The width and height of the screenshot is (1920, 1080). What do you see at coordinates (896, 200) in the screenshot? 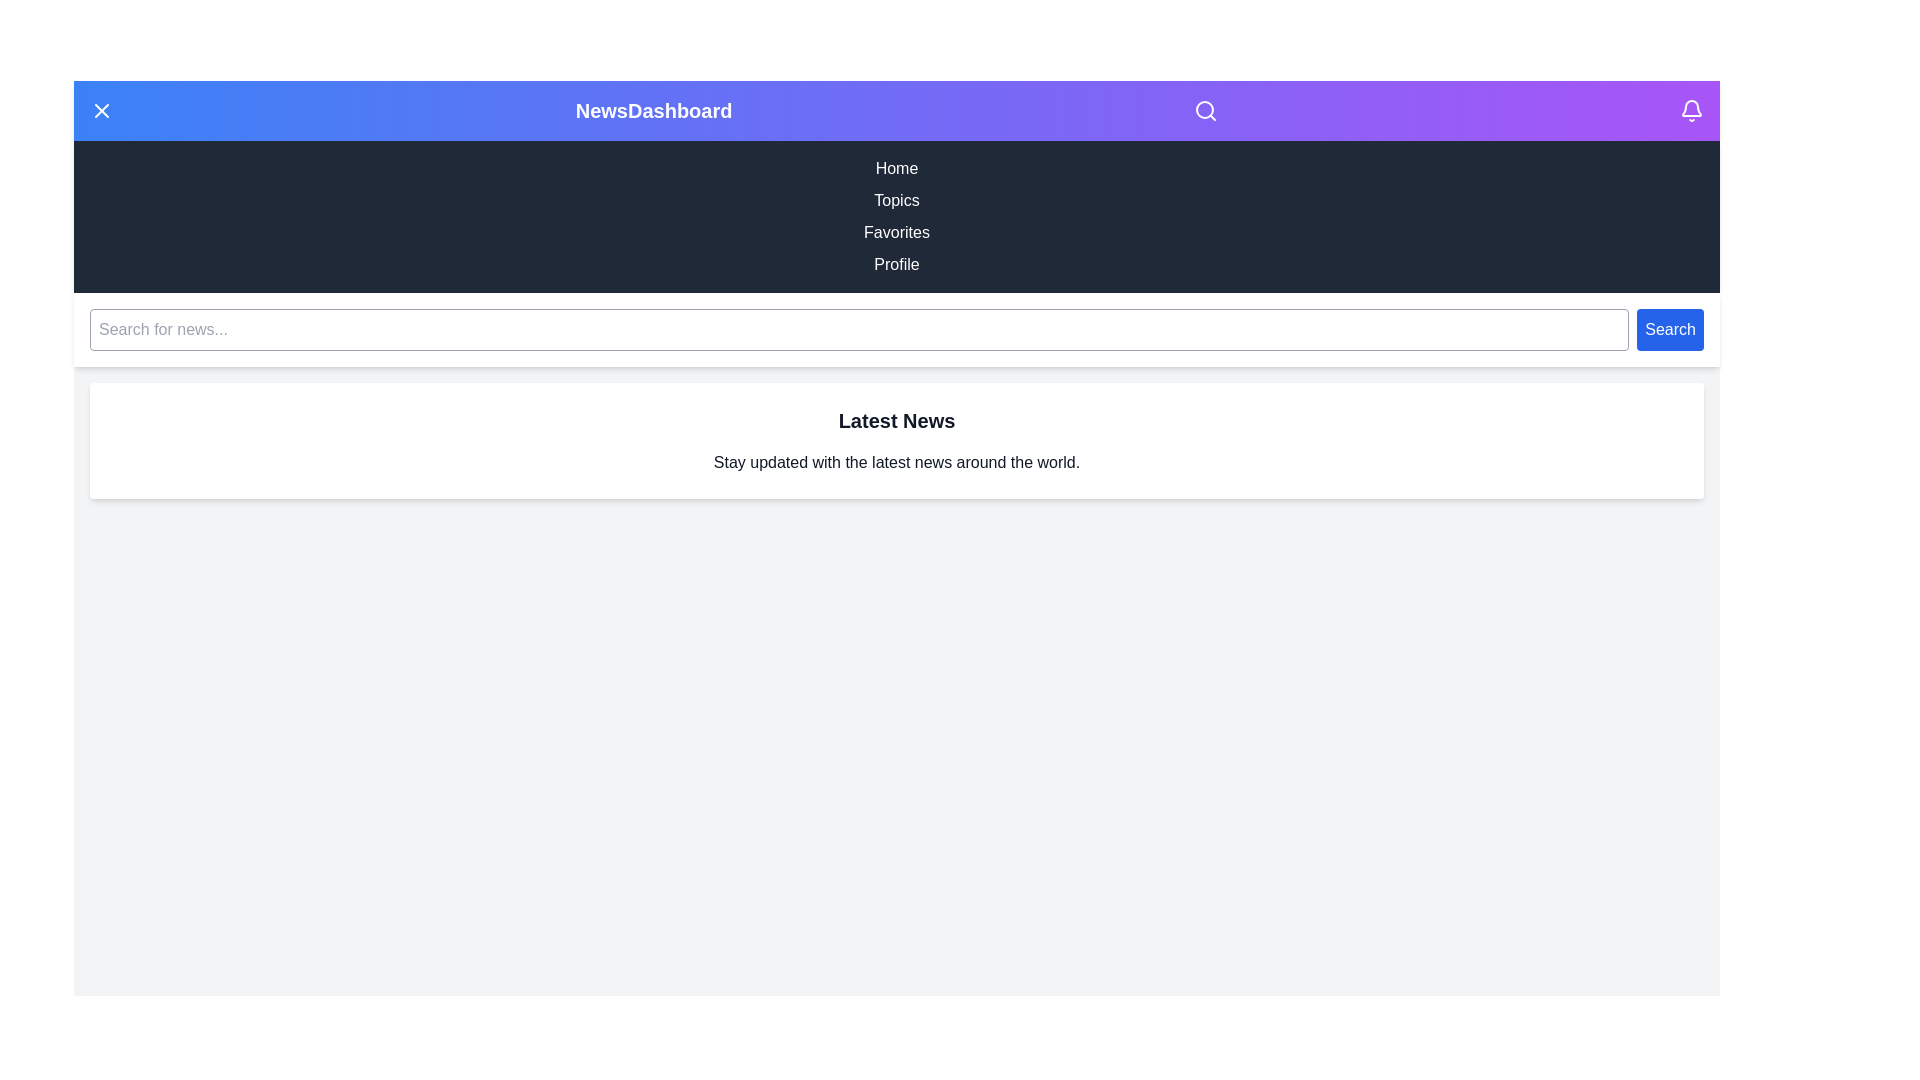
I see `the navigation menu item Topics` at bounding box center [896, 200].